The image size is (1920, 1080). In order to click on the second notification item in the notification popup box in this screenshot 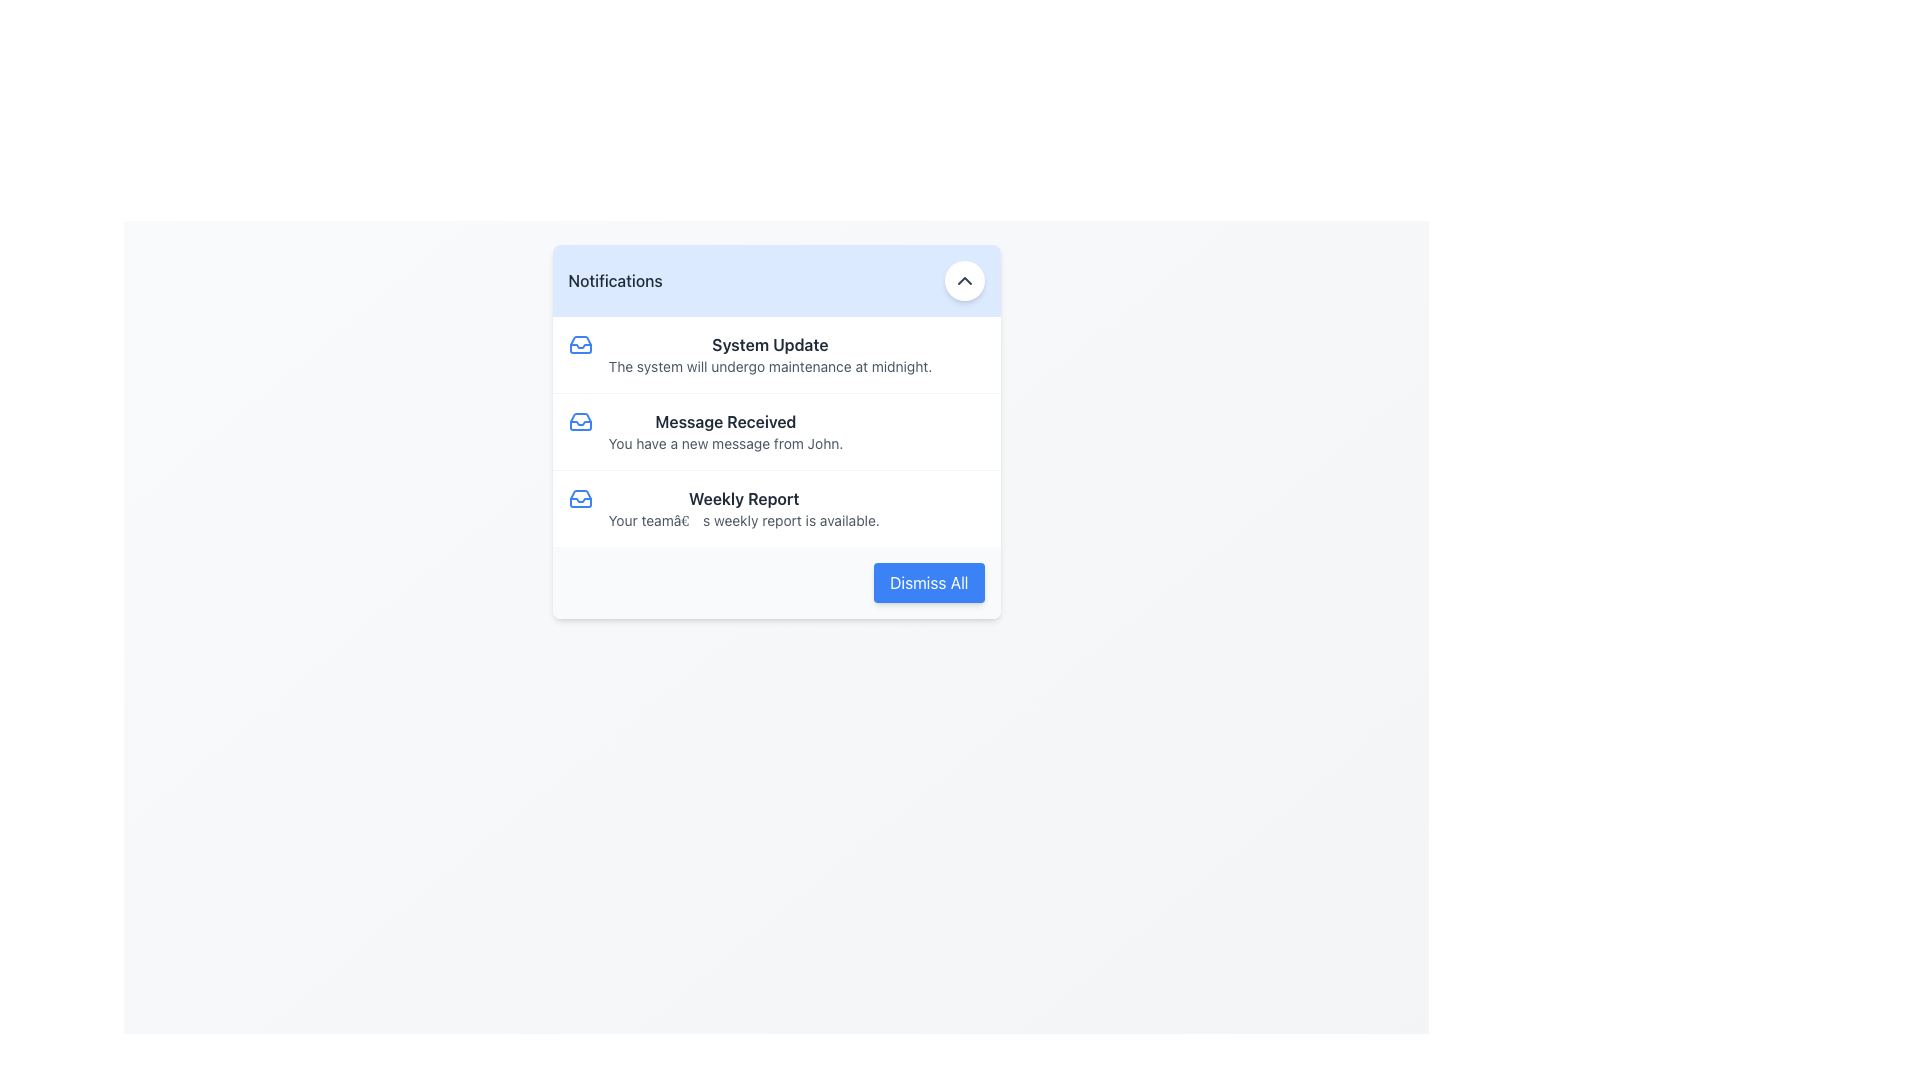, I will do `click(775, 431)`.